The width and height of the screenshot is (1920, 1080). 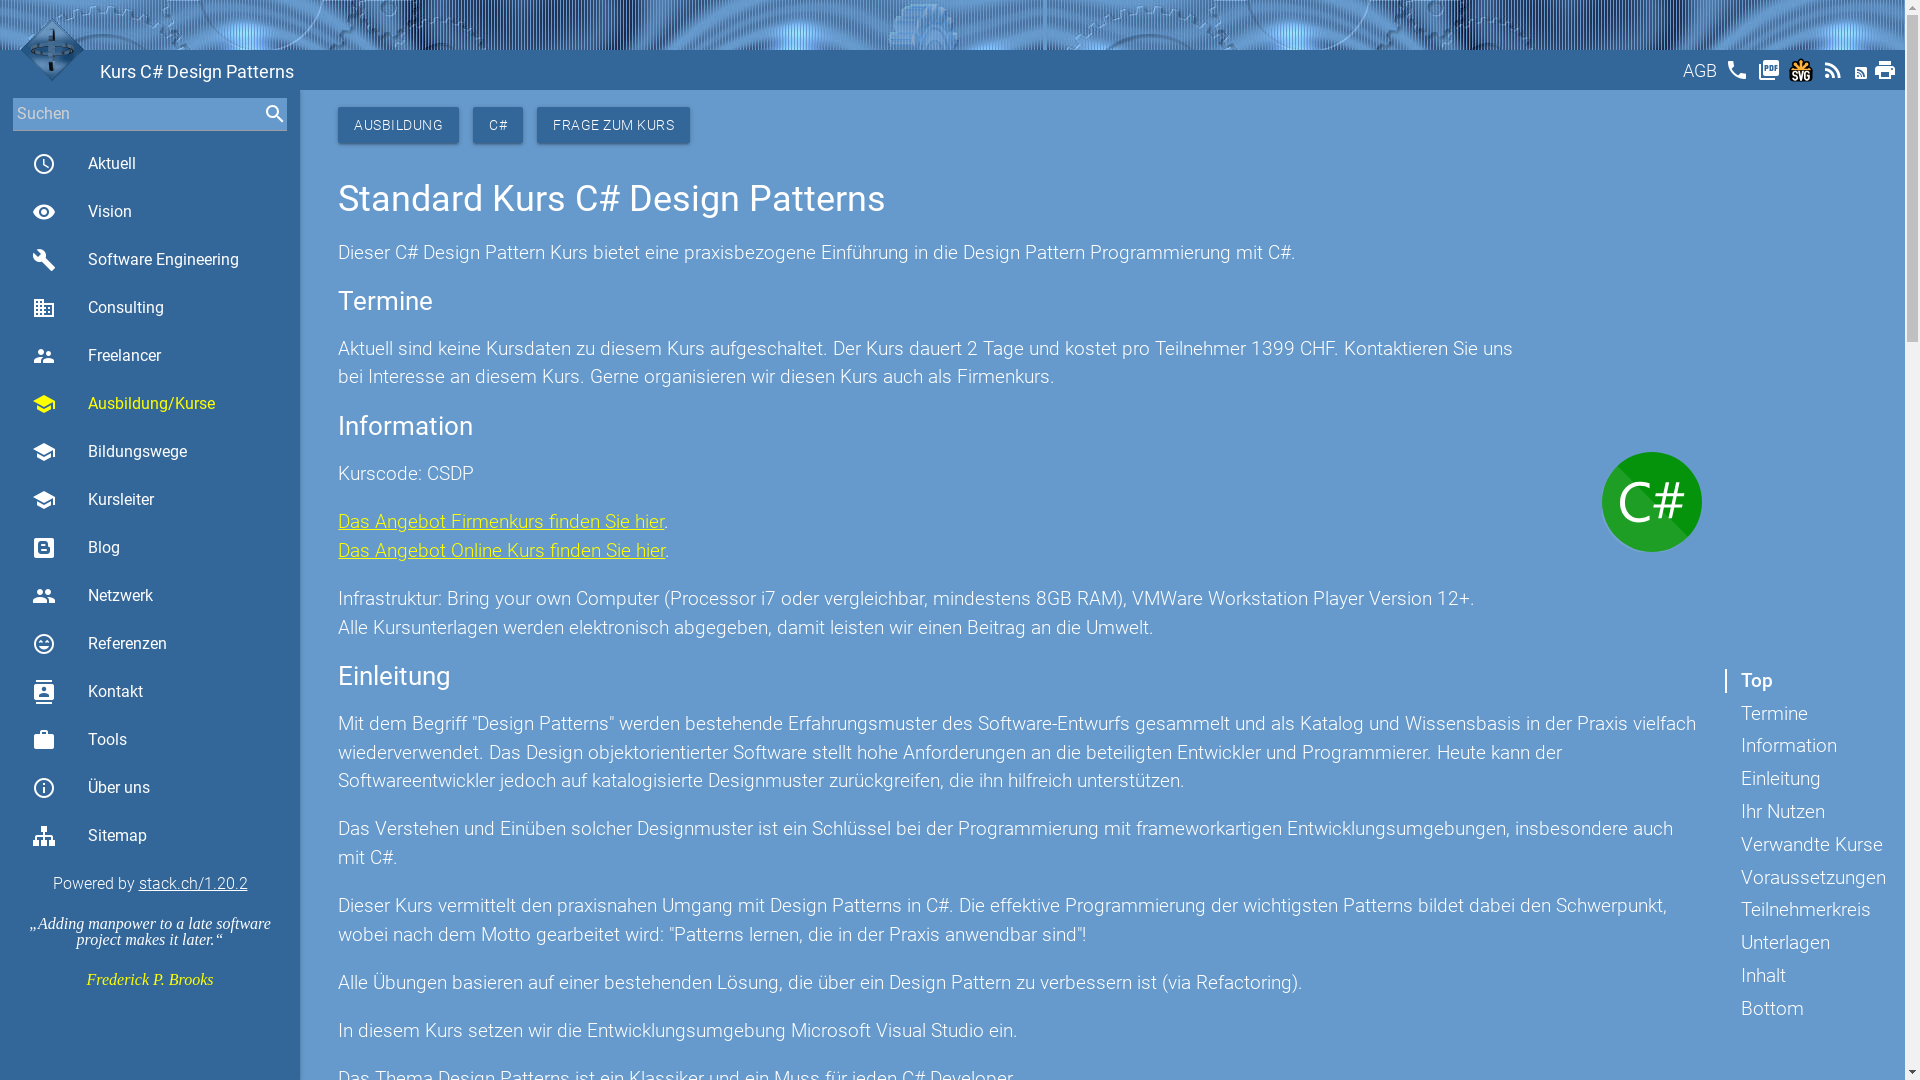 What do you see at coordinates (1723, 712) in the screenshot?
I see `'Termine'` at bounding box center [1723, 712].